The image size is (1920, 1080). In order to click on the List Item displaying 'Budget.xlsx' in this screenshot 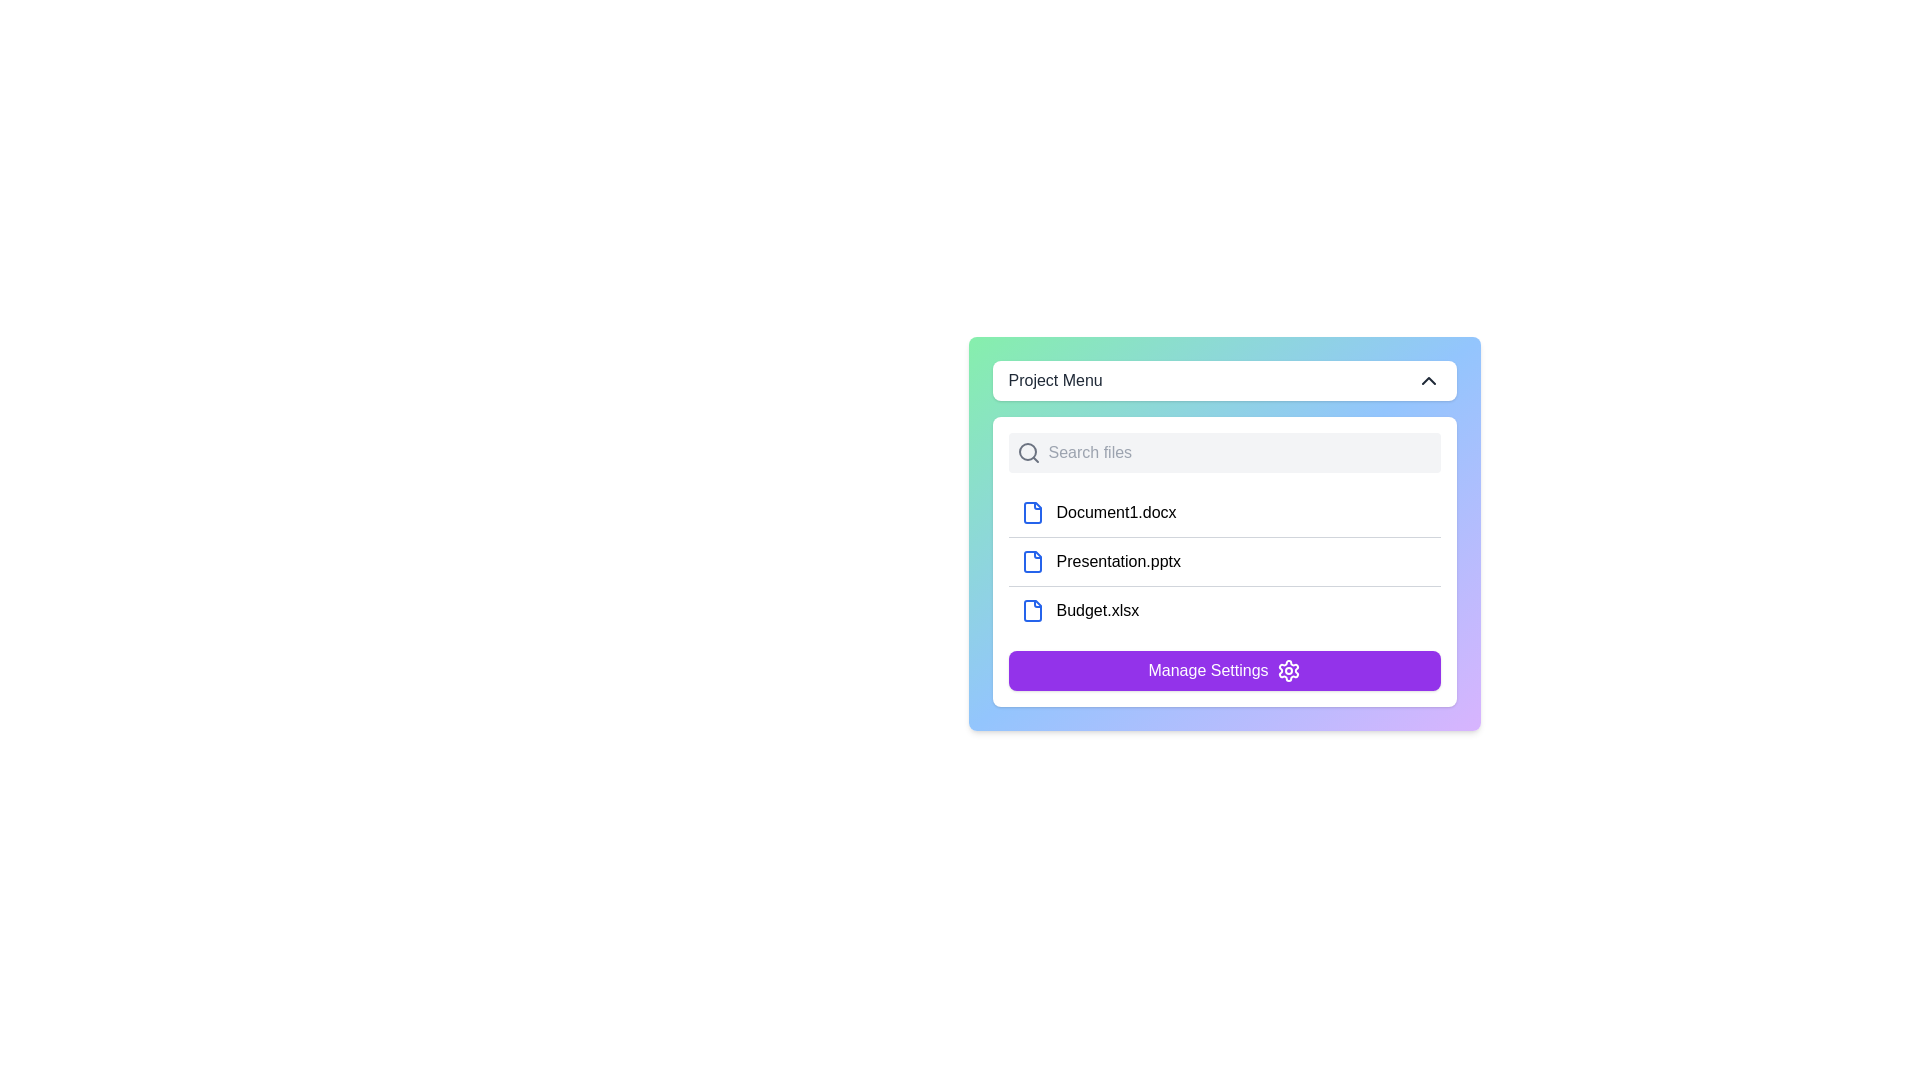, I will do `click(1223, 609)`.